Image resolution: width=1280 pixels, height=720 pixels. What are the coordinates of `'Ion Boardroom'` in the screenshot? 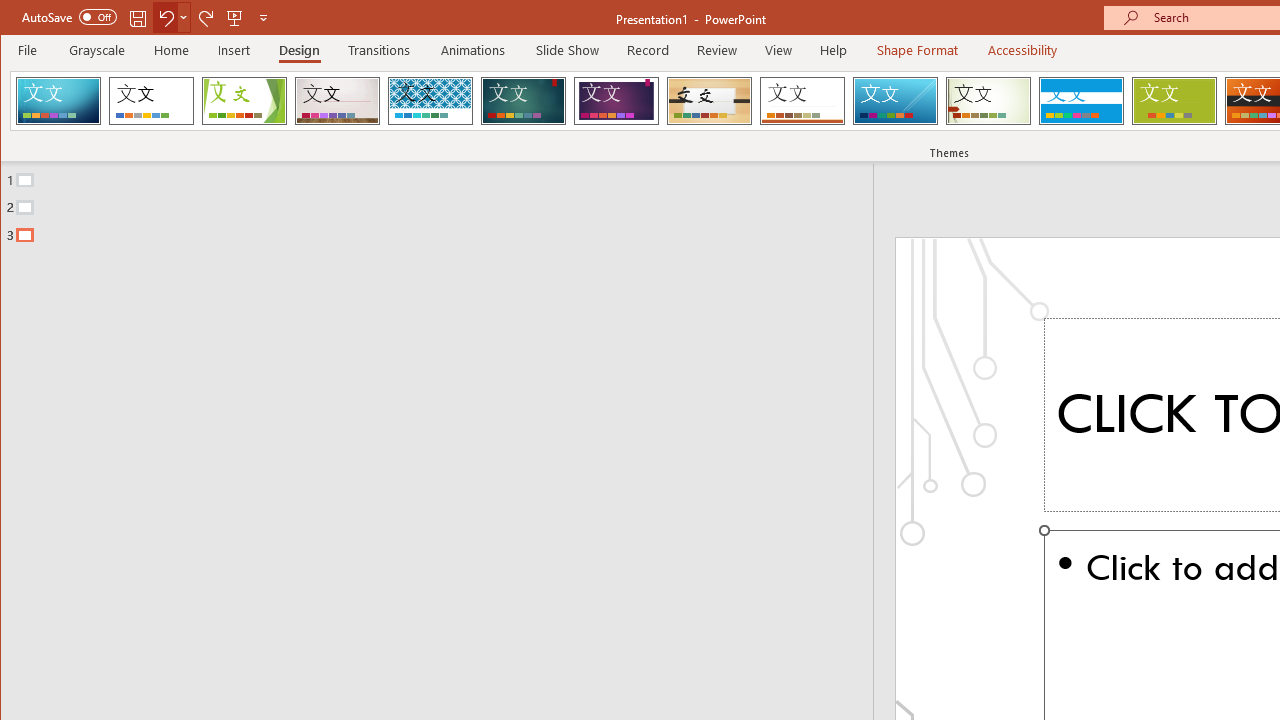 It's located at (615, 100).